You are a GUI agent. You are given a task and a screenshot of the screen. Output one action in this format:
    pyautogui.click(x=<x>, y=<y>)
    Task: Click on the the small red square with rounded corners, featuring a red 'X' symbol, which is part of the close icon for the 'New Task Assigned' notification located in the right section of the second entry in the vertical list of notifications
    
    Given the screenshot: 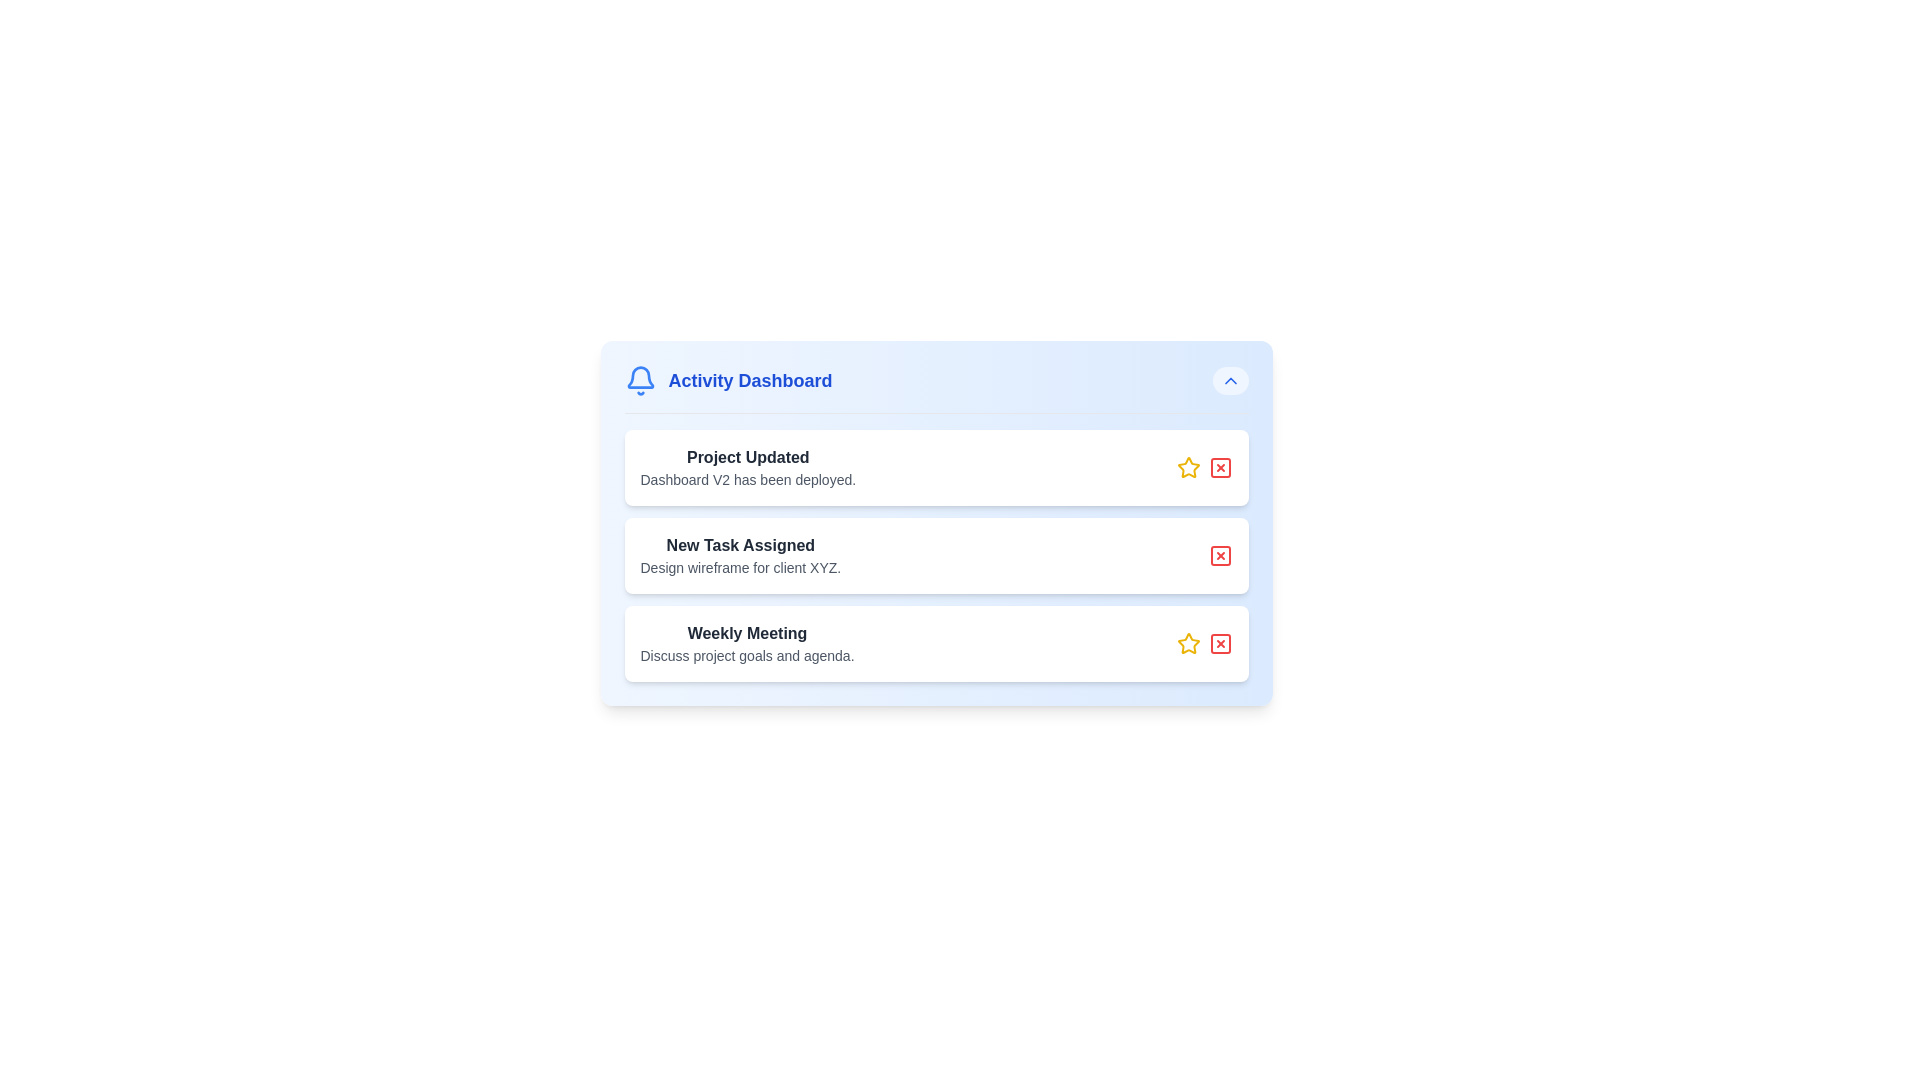 What is the action you would take?
    pyautogui.click(x=1219, y=555)
    